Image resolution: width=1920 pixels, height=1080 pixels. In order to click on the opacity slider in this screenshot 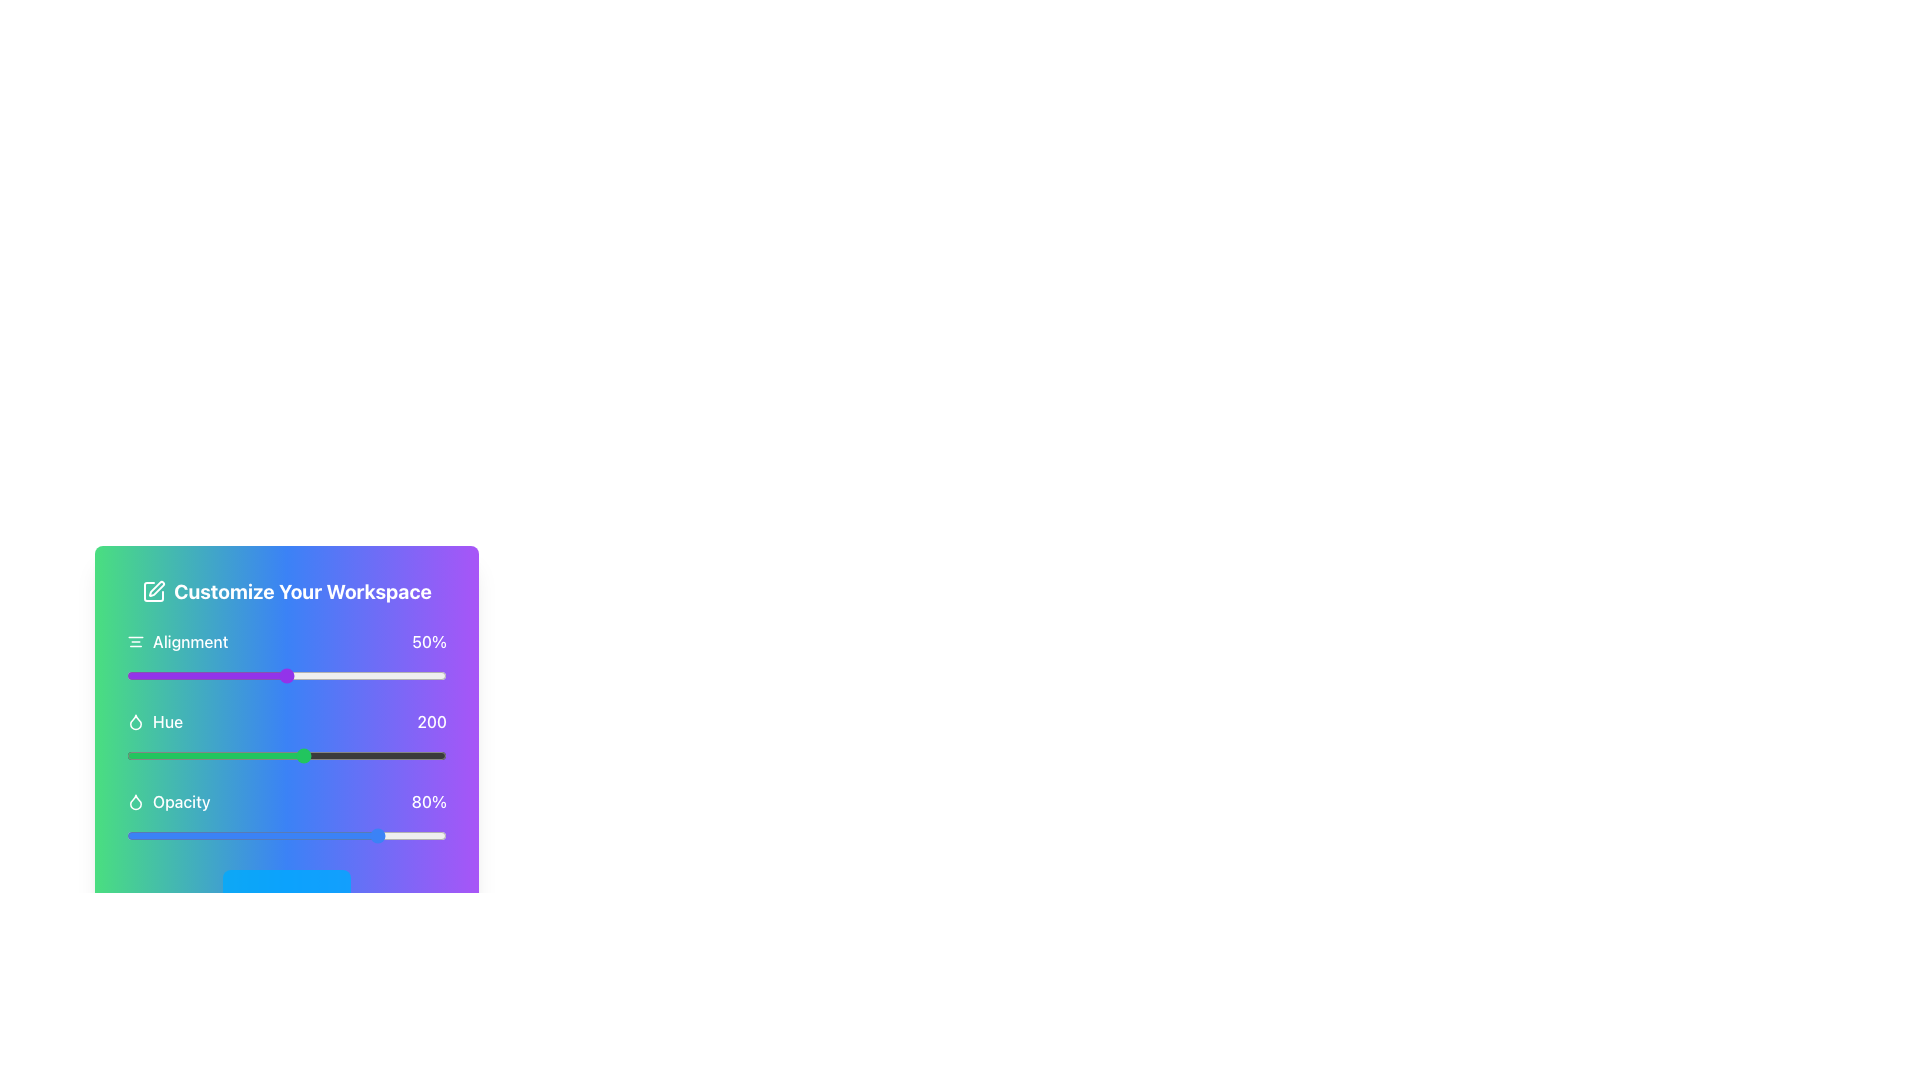, I will do `click(239, 836)`.